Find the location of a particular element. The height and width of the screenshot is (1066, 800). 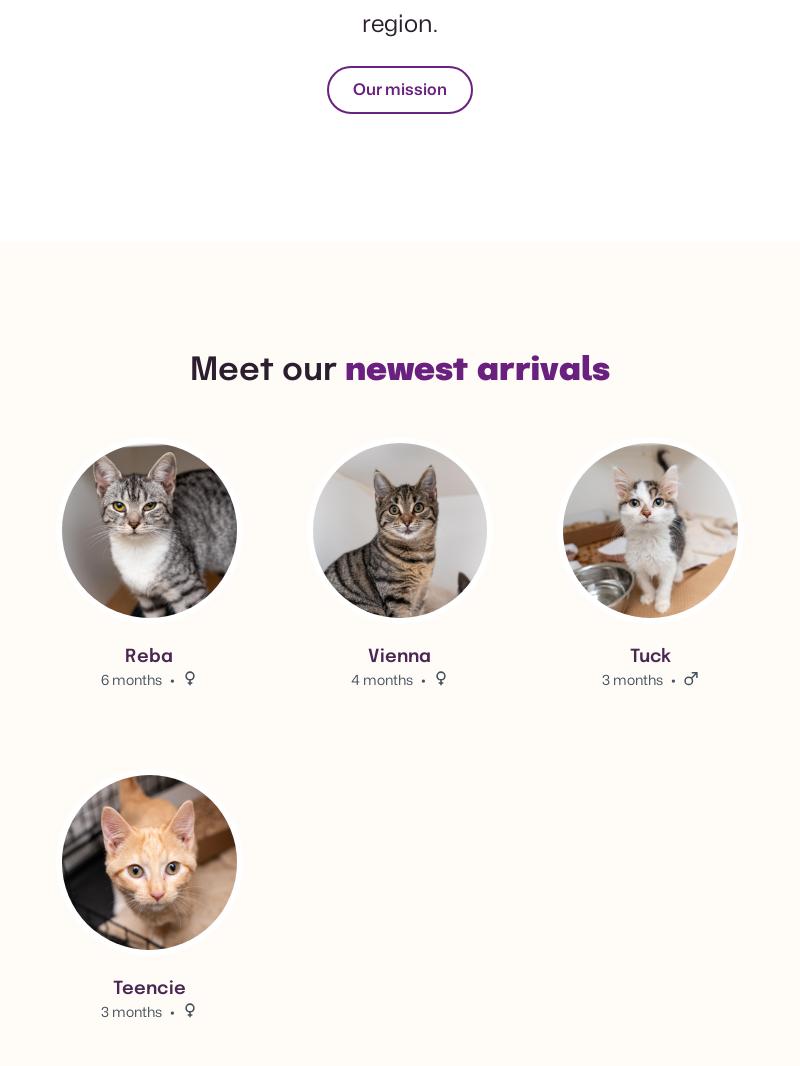

'Teencie' is located at coordinates (148, 989).